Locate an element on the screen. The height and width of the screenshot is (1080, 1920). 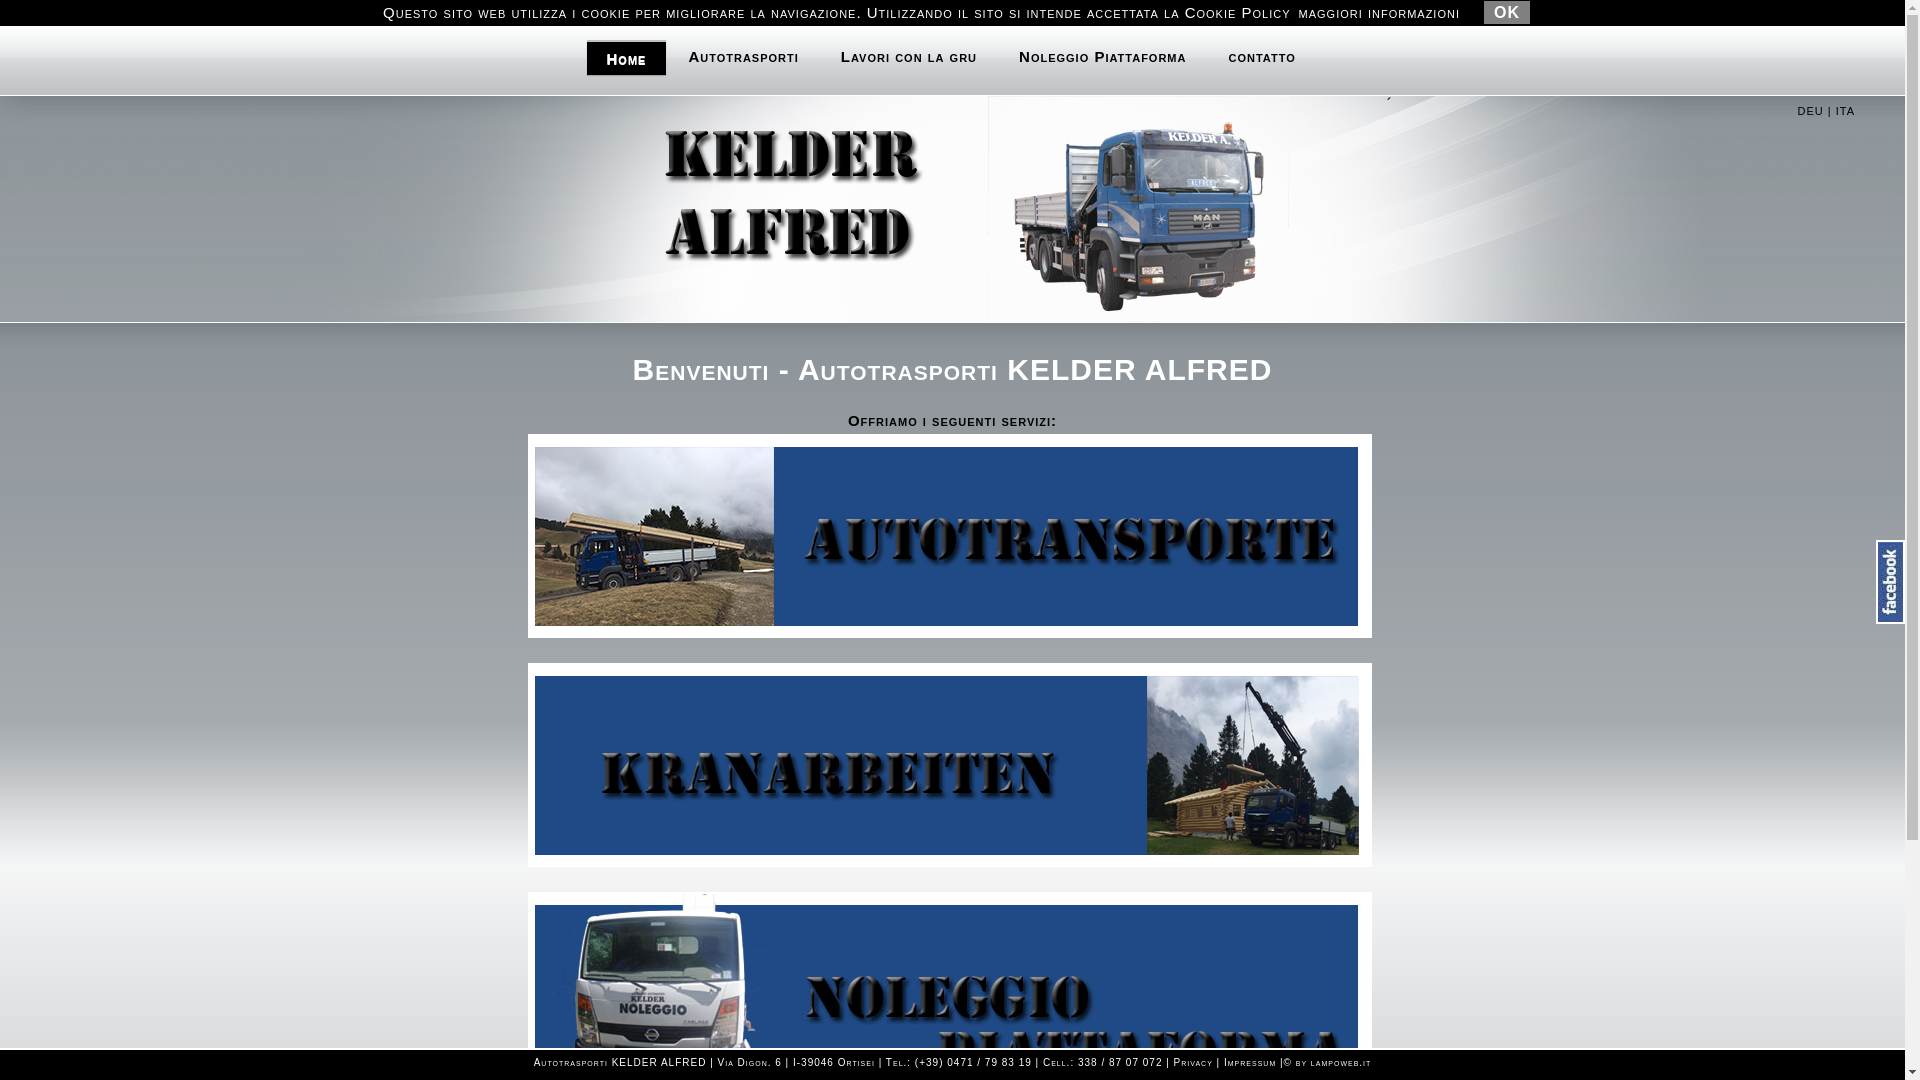
'OK' is located at coordinates (1483, 12).